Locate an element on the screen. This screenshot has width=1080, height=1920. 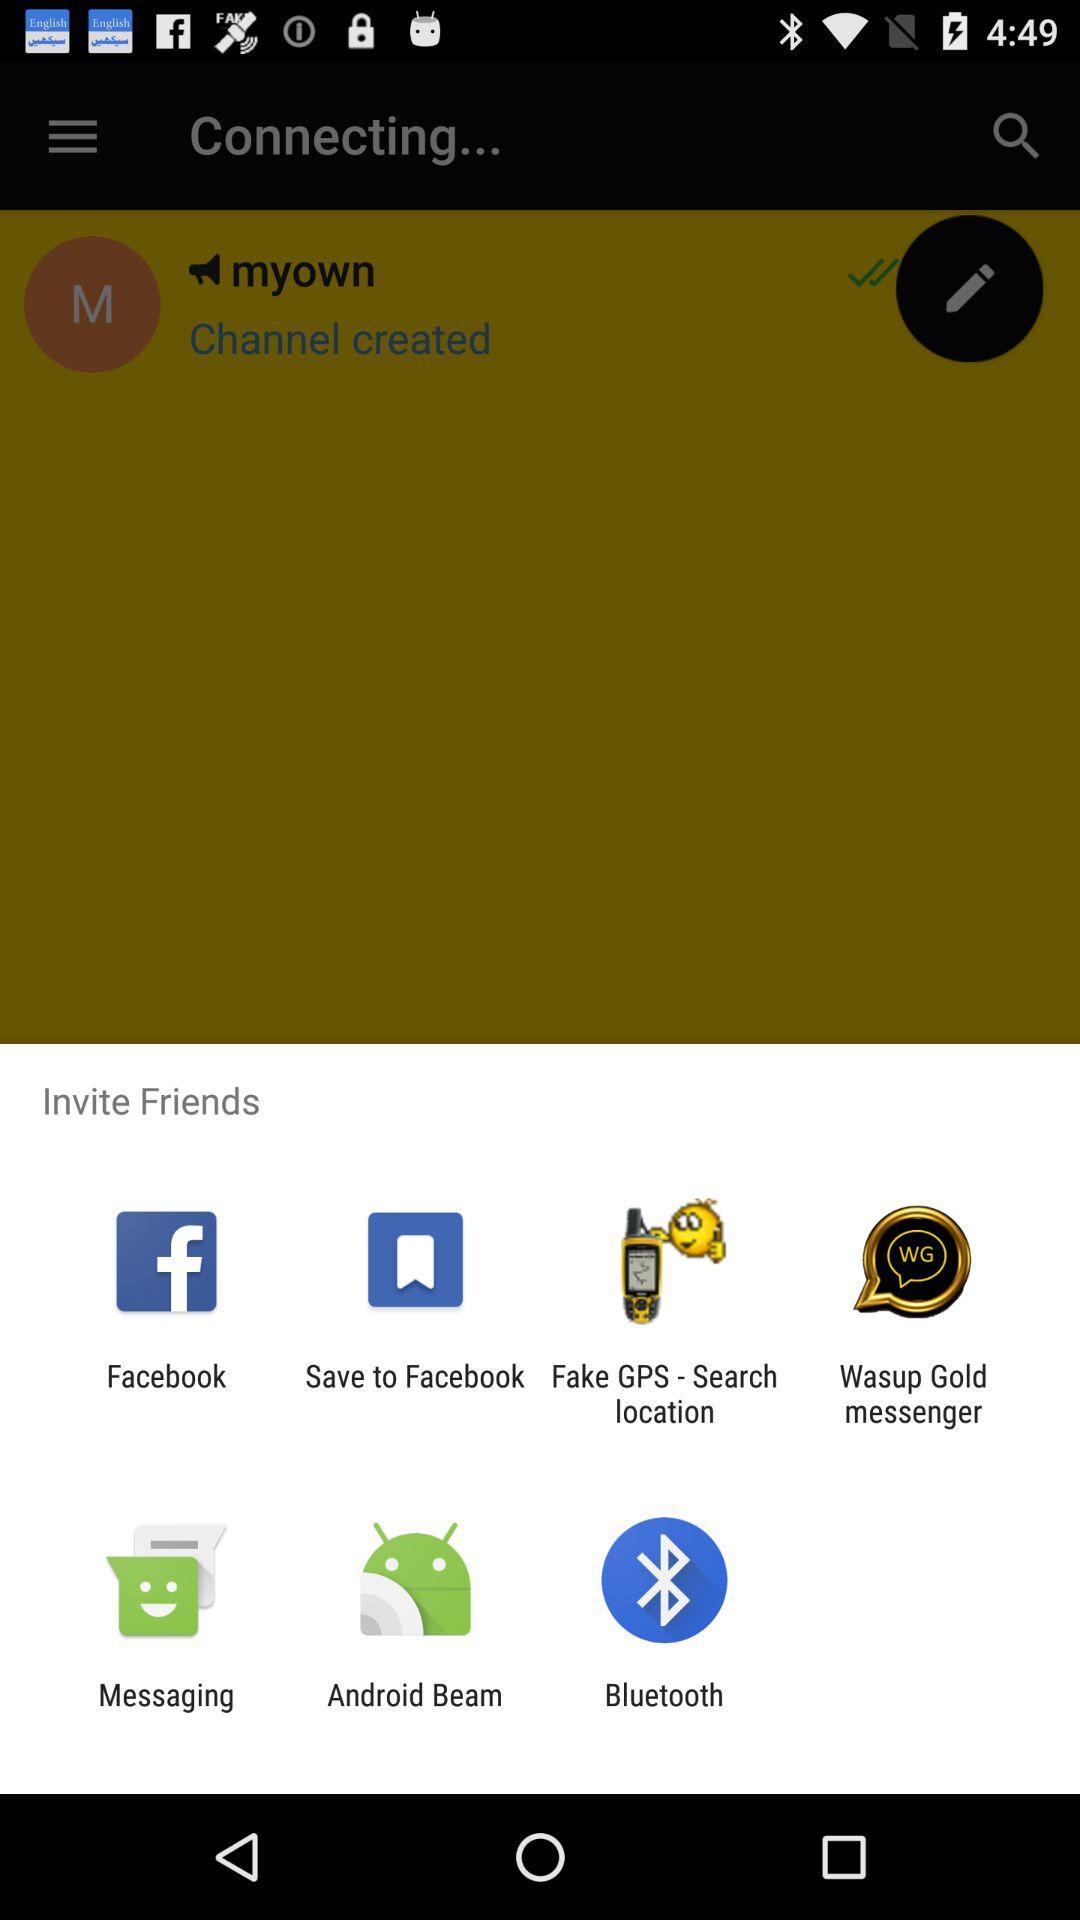
messaging app is located at coordinates (165, 1711).